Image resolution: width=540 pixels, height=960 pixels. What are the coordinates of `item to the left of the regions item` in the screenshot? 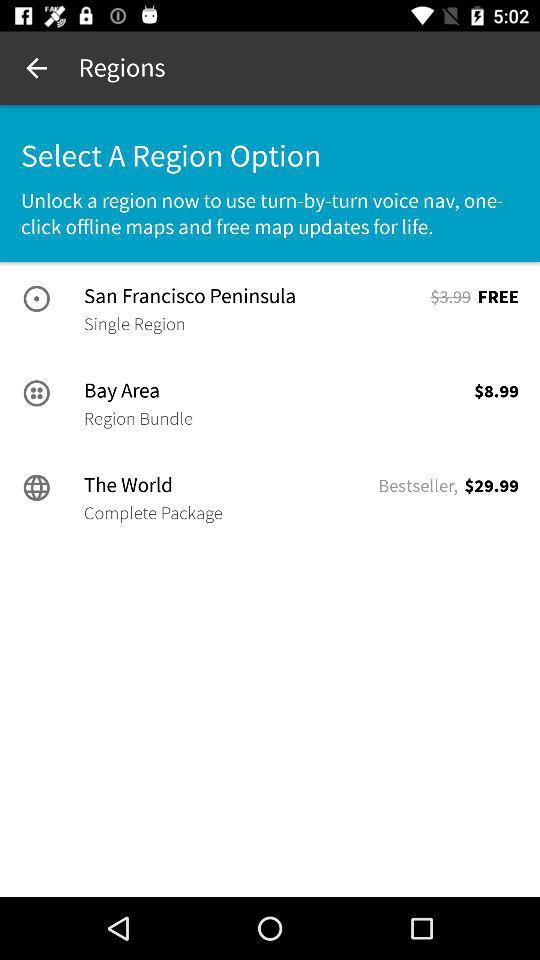 It's located at (36, 68).